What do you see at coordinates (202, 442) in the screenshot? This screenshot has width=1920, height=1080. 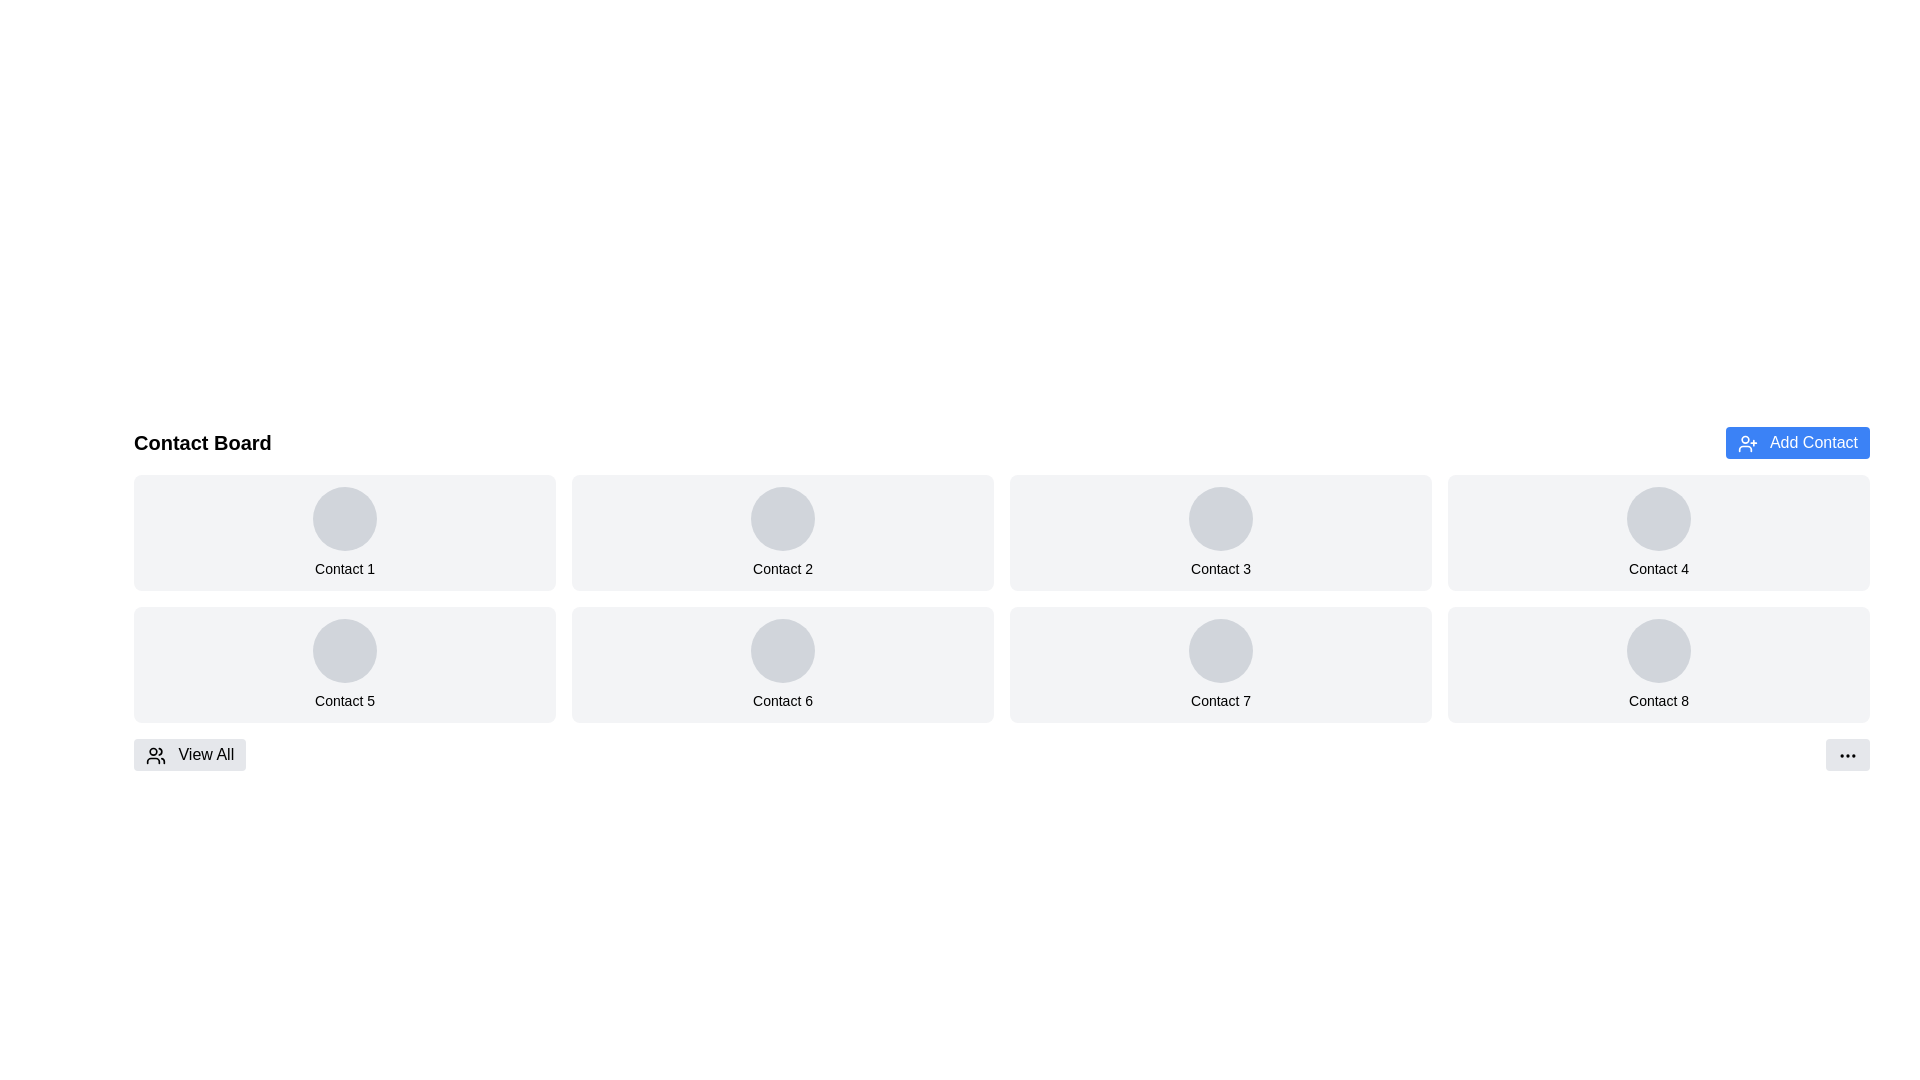 I see `the prominently styled 'Contact Board' text located in the header section, distinguishable by its bold and larger font size` at bounding box center [202, 442].